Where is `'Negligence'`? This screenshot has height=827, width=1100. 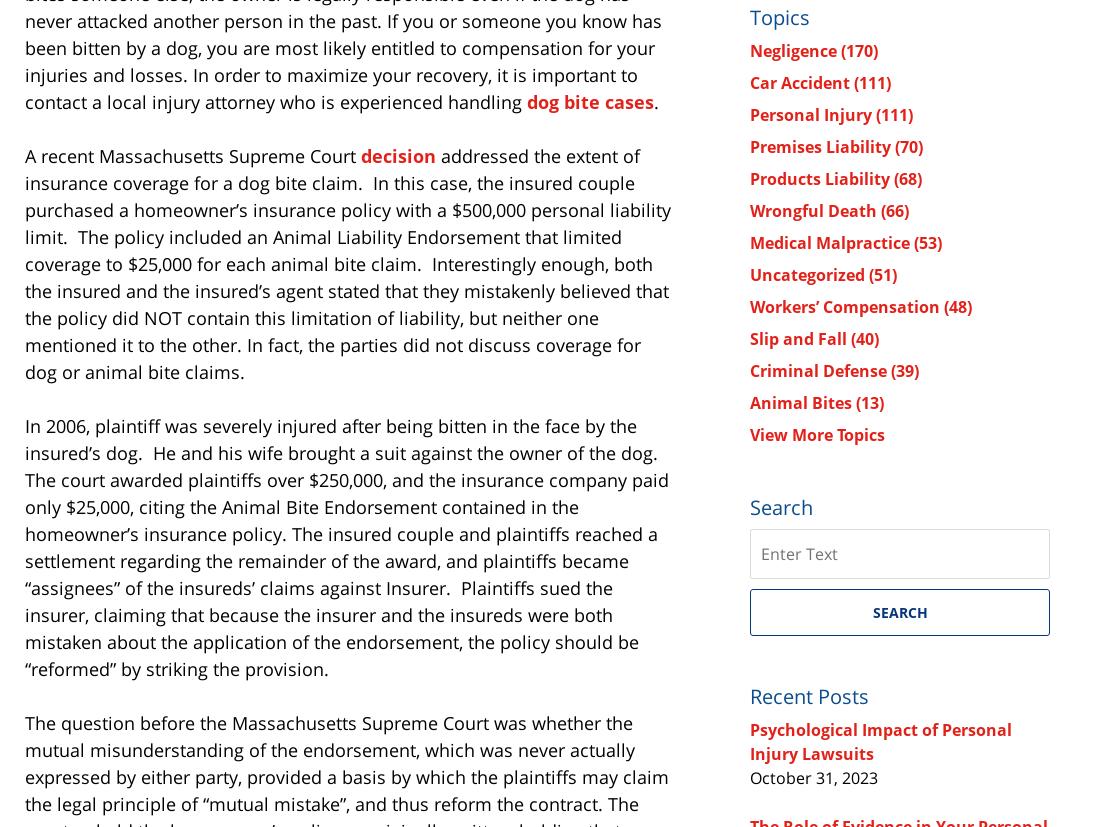 'Negligence' is located at coordinates (795, 49).